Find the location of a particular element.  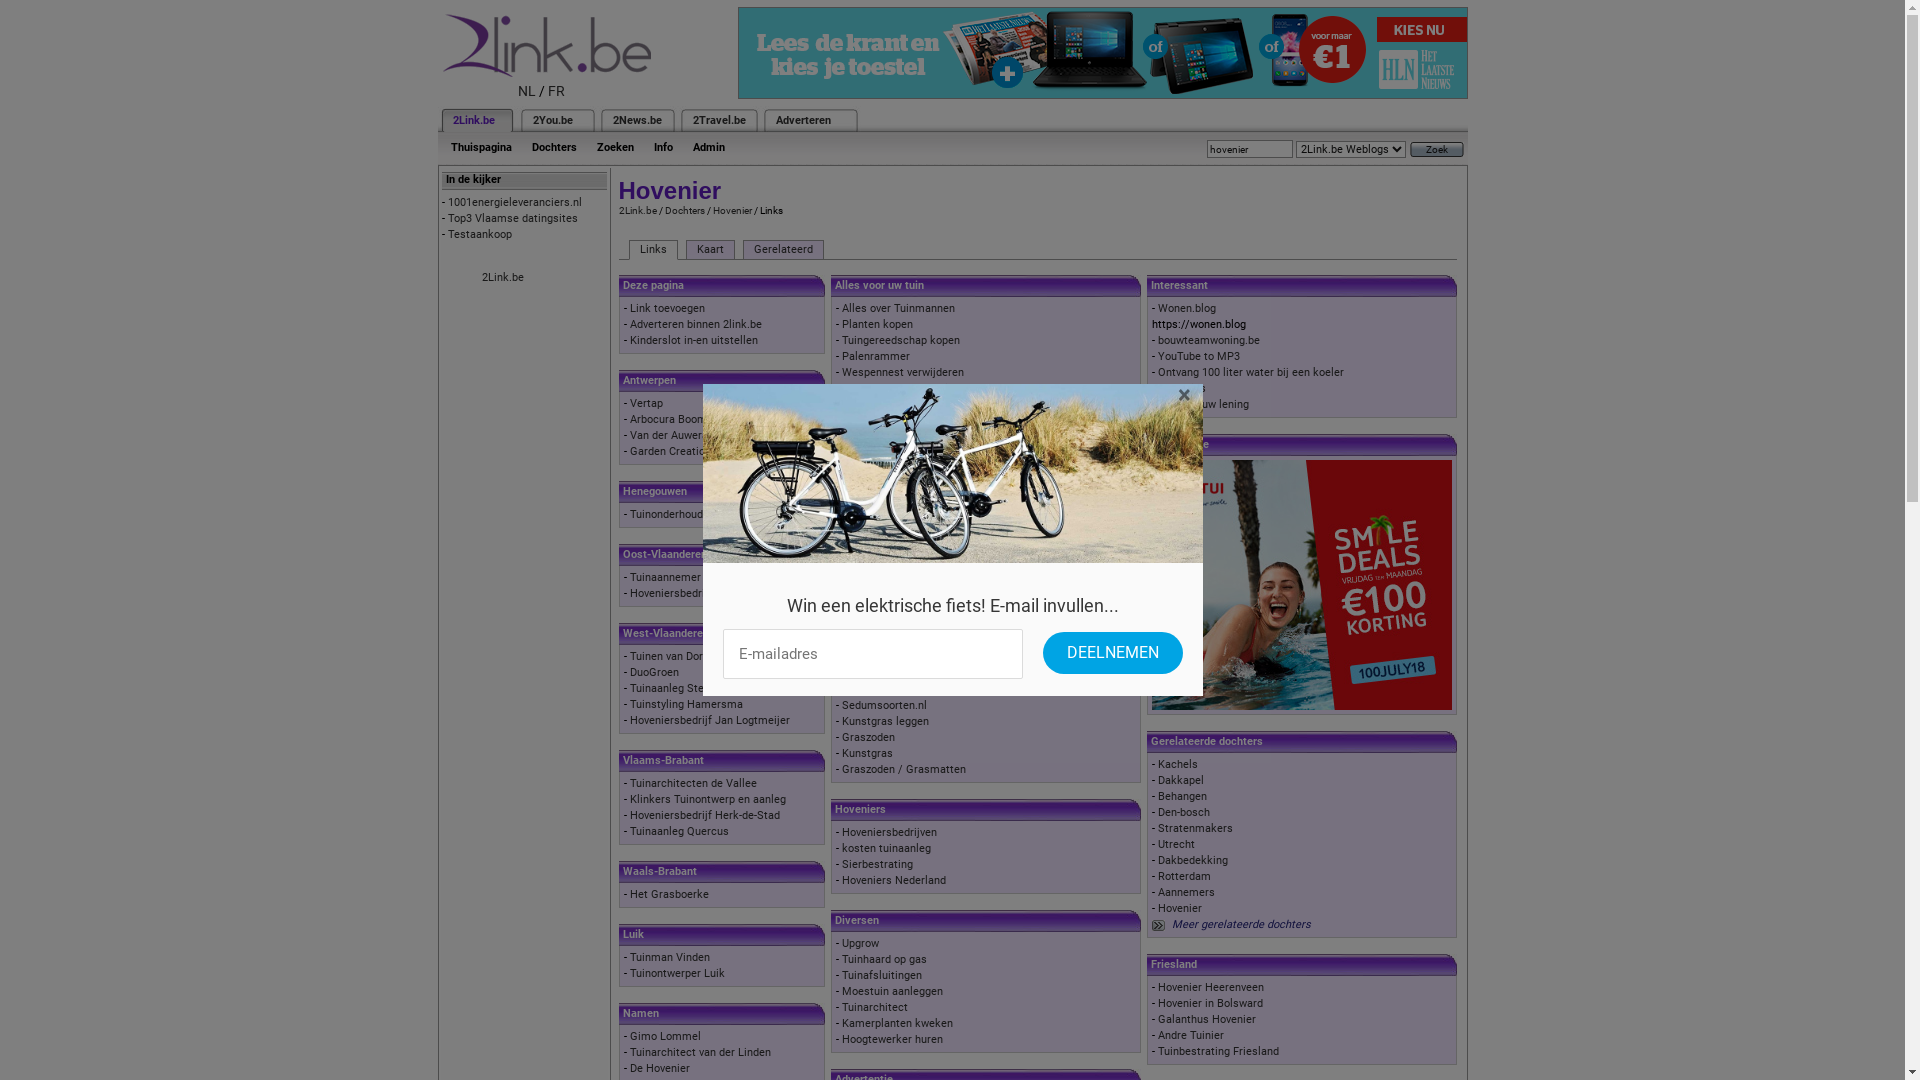

'Dakkapel' is located at coordinates (1180, 779).